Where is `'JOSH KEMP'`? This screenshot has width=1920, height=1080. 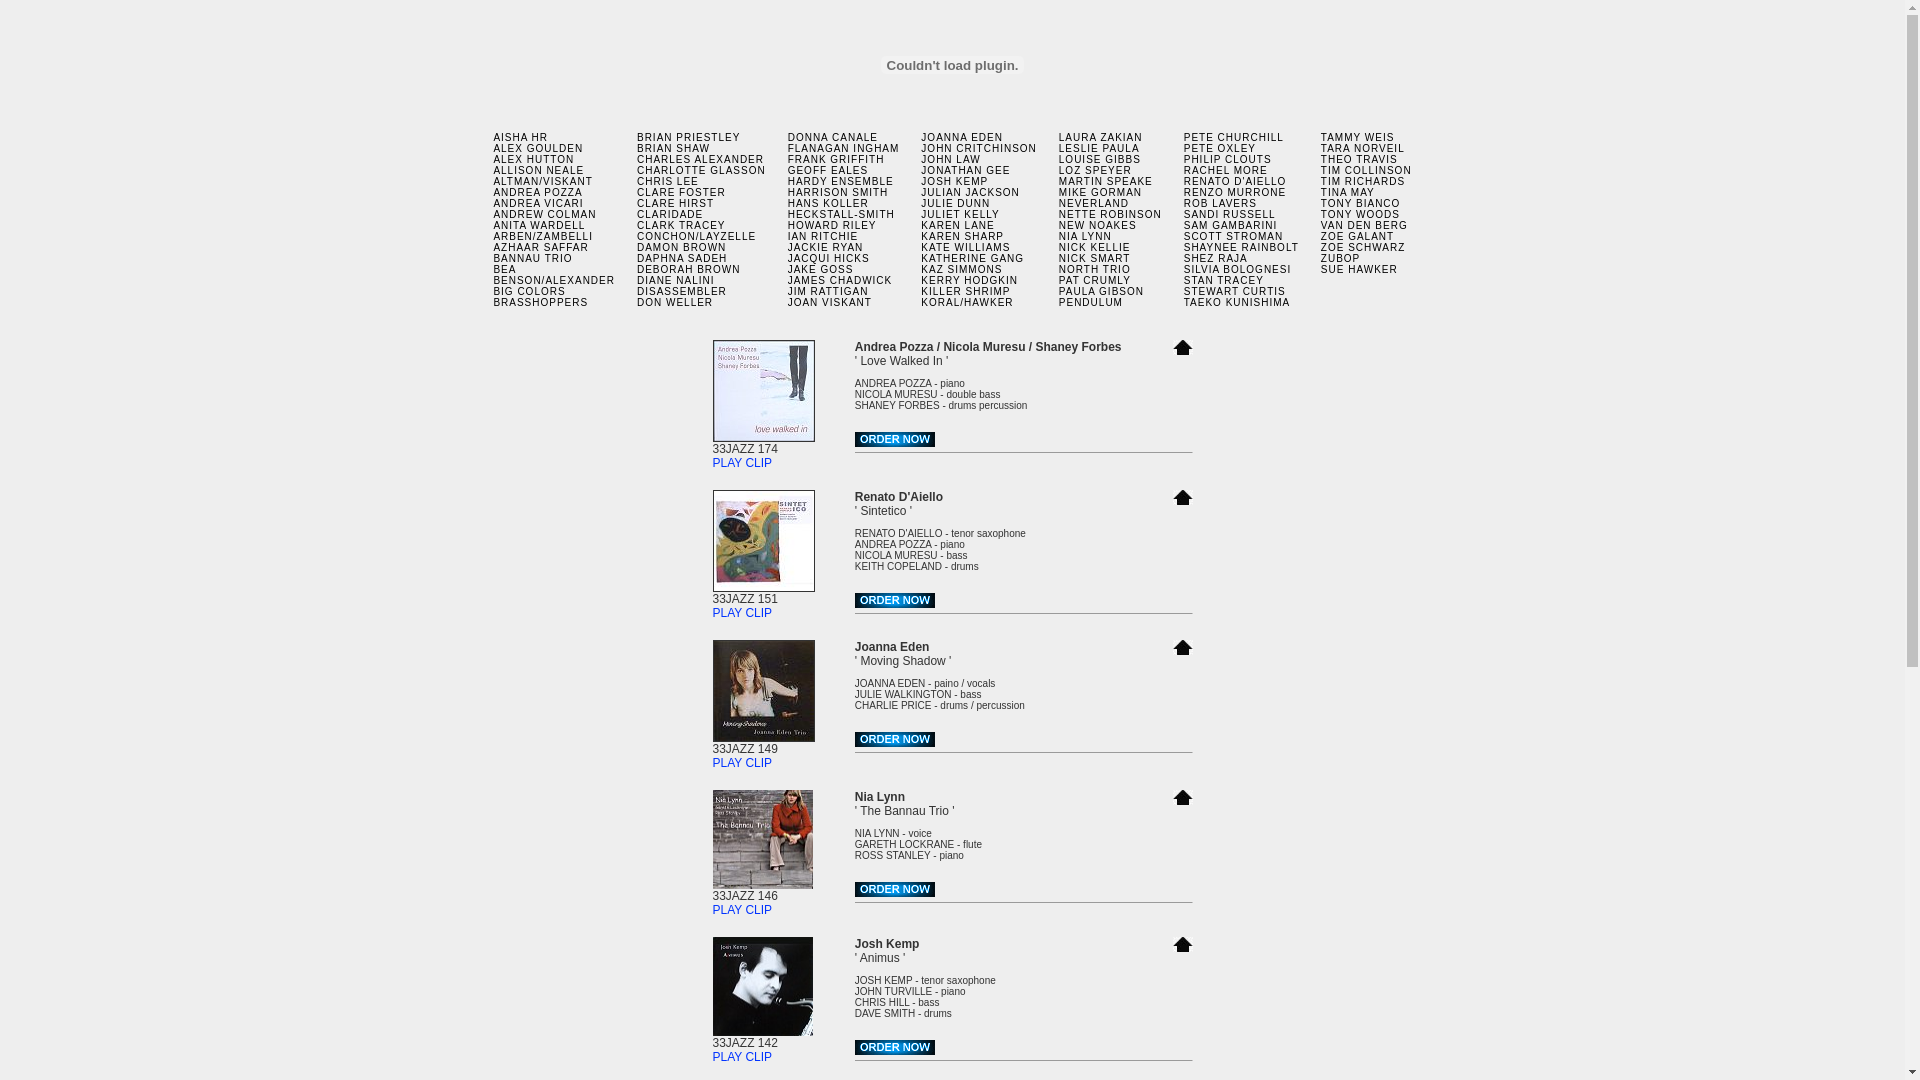 'JOSH KEMP' is located at coordinates (953, 181).